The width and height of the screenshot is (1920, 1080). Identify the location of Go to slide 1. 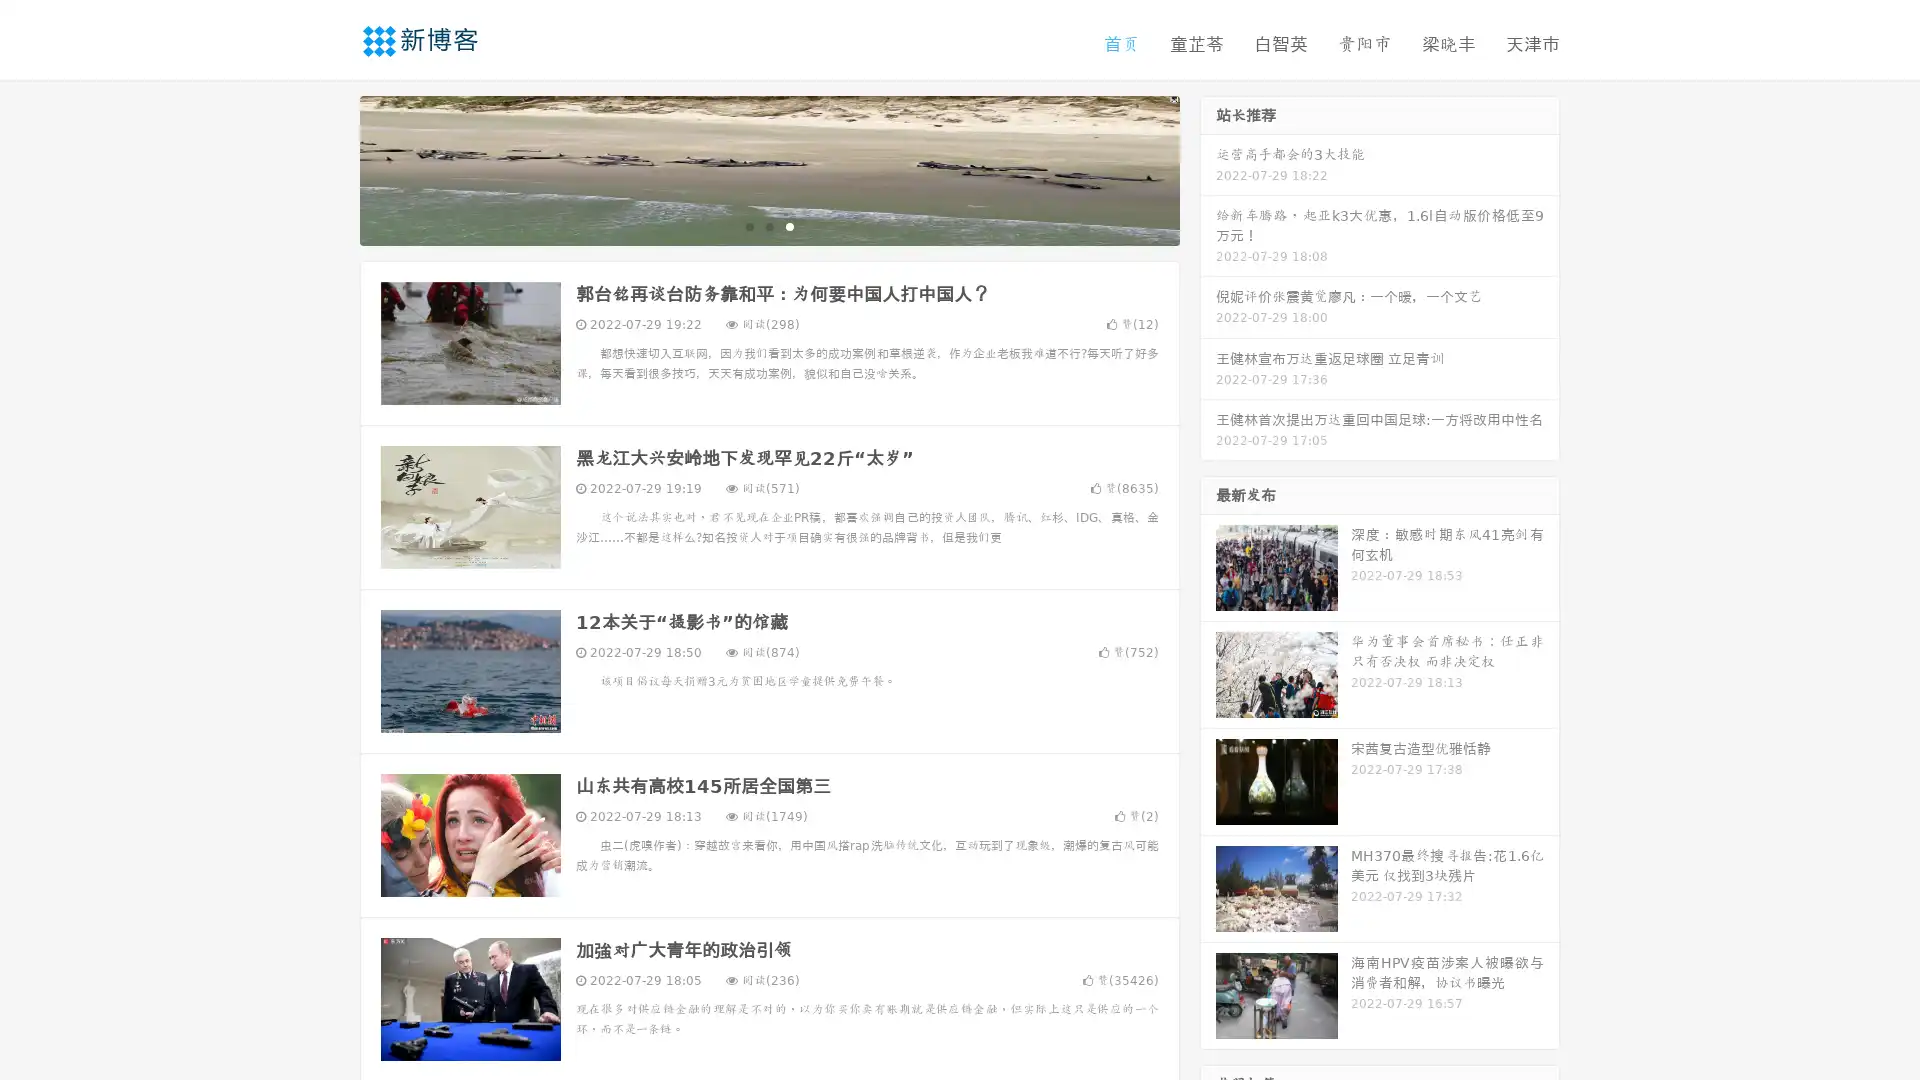
(748, 225).